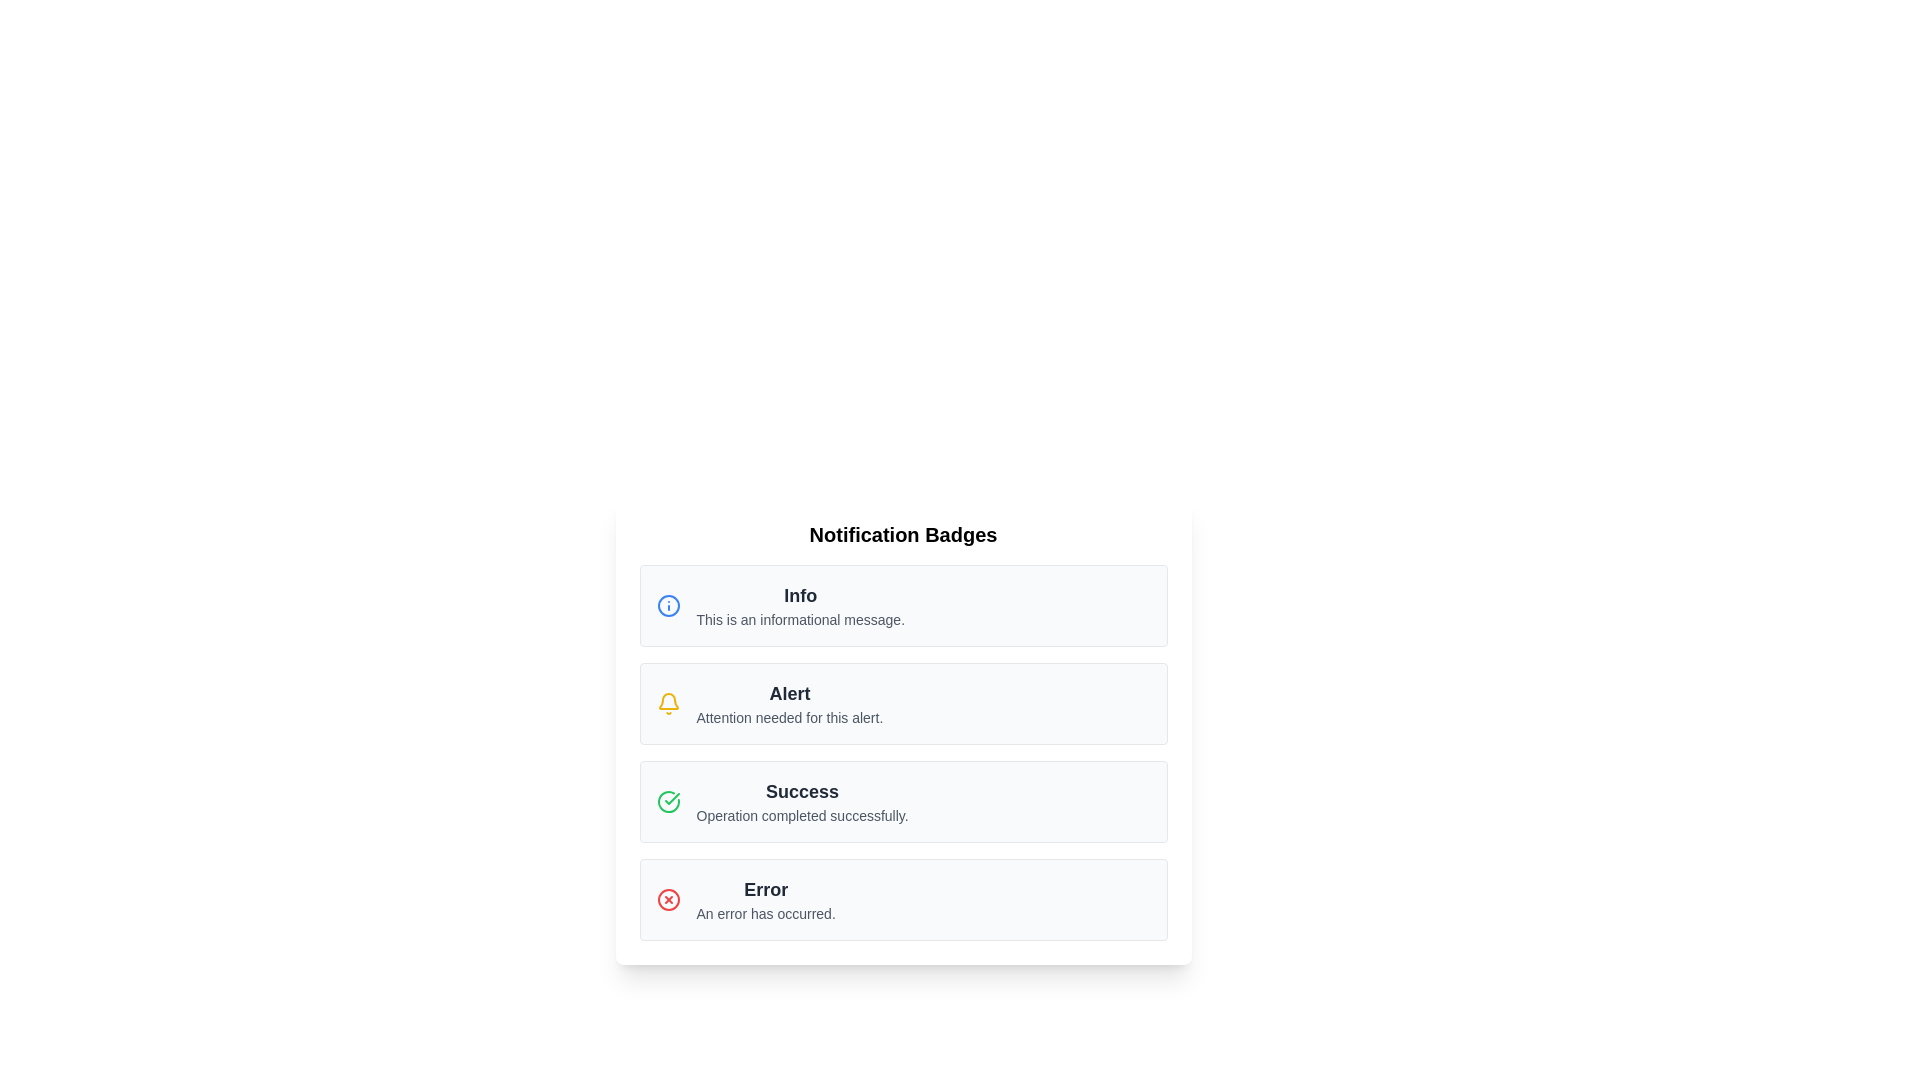  What do you see at coordinates (902, 801) in the screenshot?
I see `the third notification block indicating a completed operation, positioned between the 'Alert' and 'Error' blocks` at bounding box center [902, 801].